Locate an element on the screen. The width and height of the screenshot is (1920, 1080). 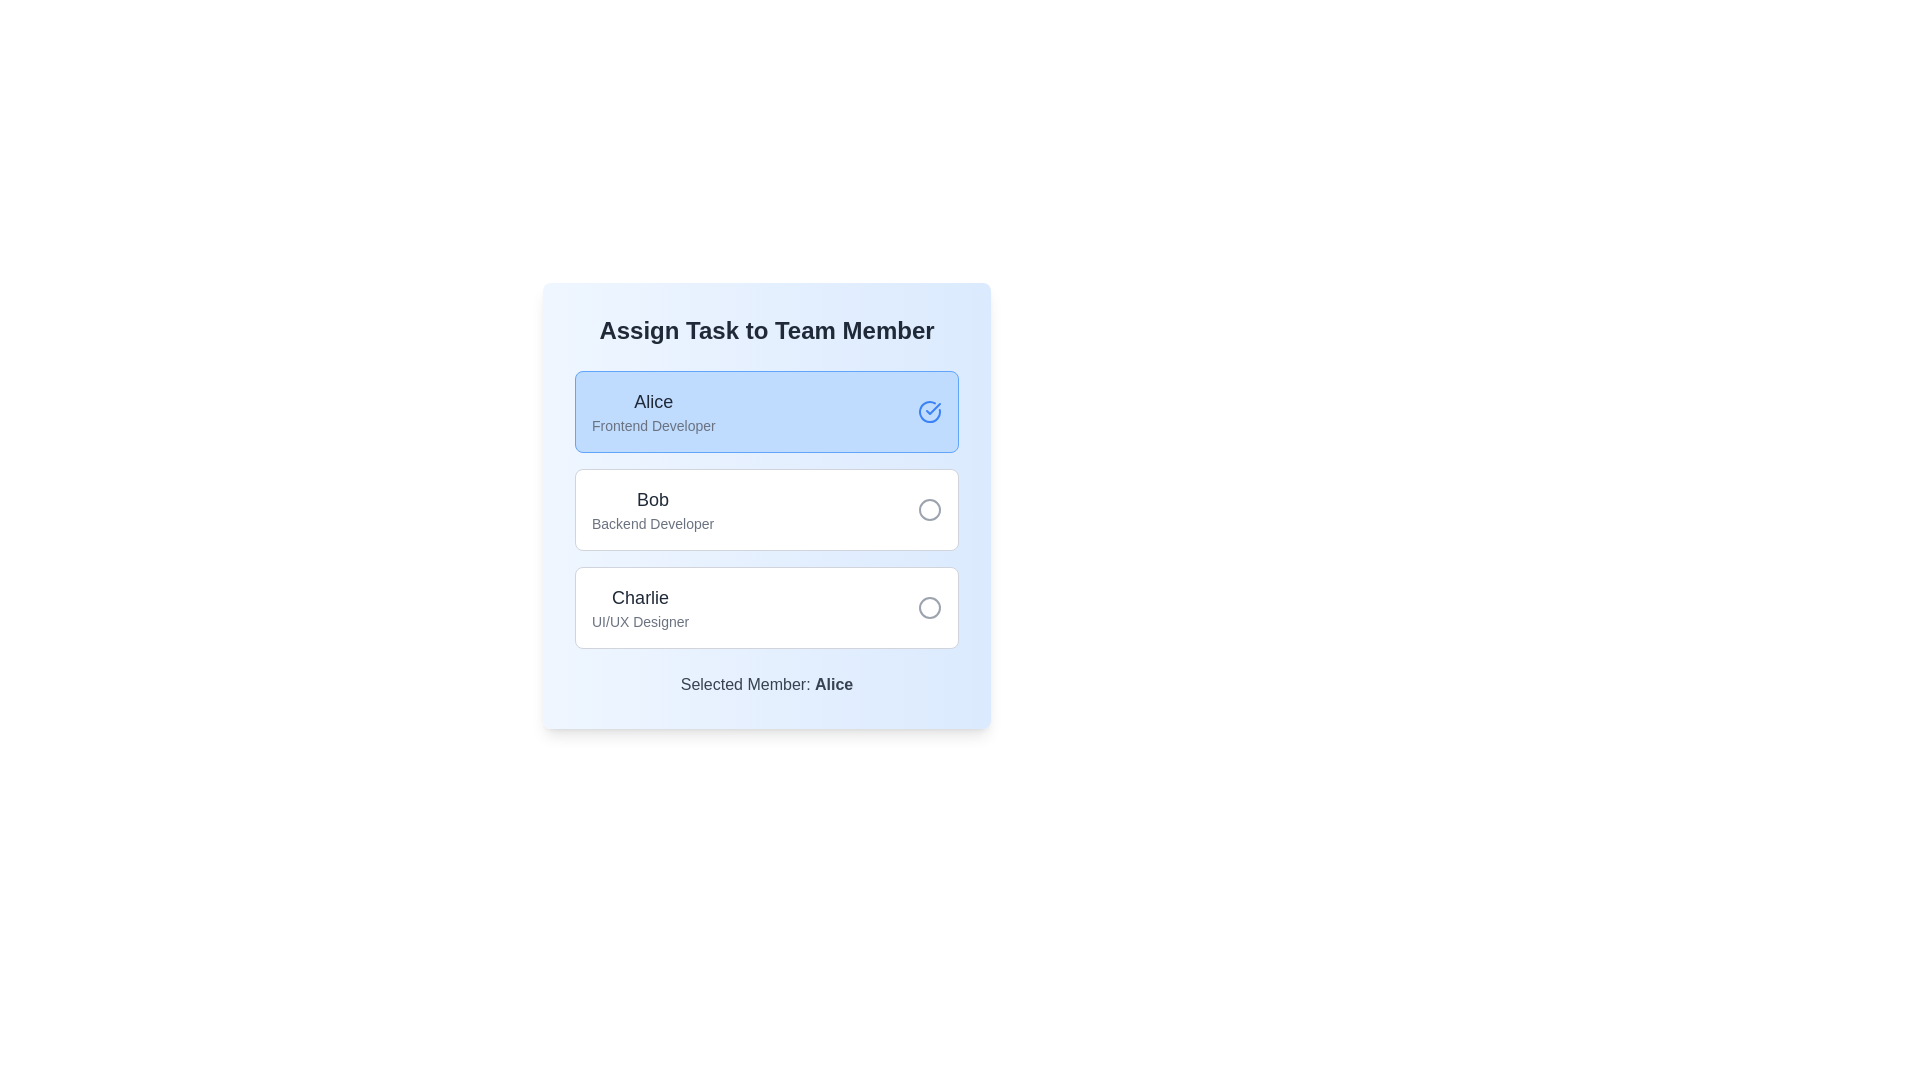
the circular radio button beside the text 'Bob Backend Developer' is located at coordinates (929, 508).